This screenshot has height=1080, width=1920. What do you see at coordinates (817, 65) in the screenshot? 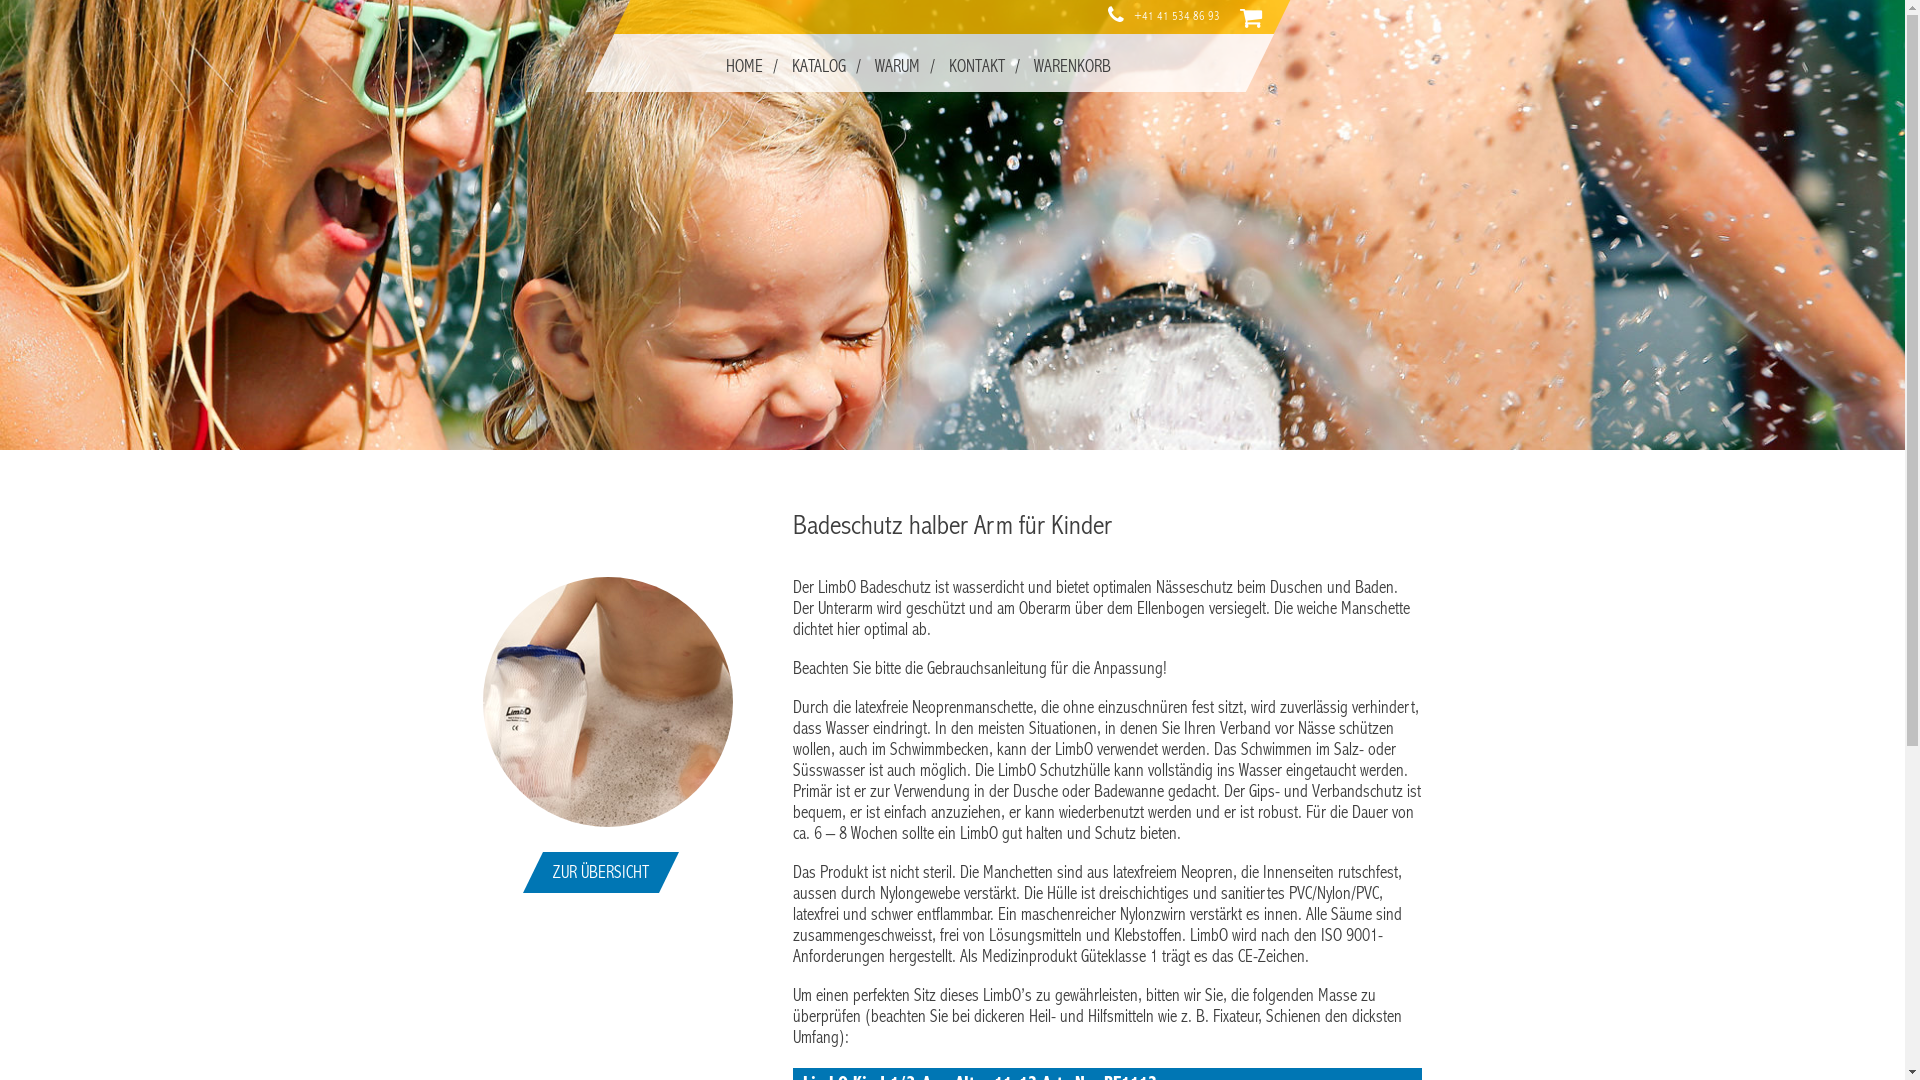
I see `'KATALOG'` at bounding box center [817, 65].